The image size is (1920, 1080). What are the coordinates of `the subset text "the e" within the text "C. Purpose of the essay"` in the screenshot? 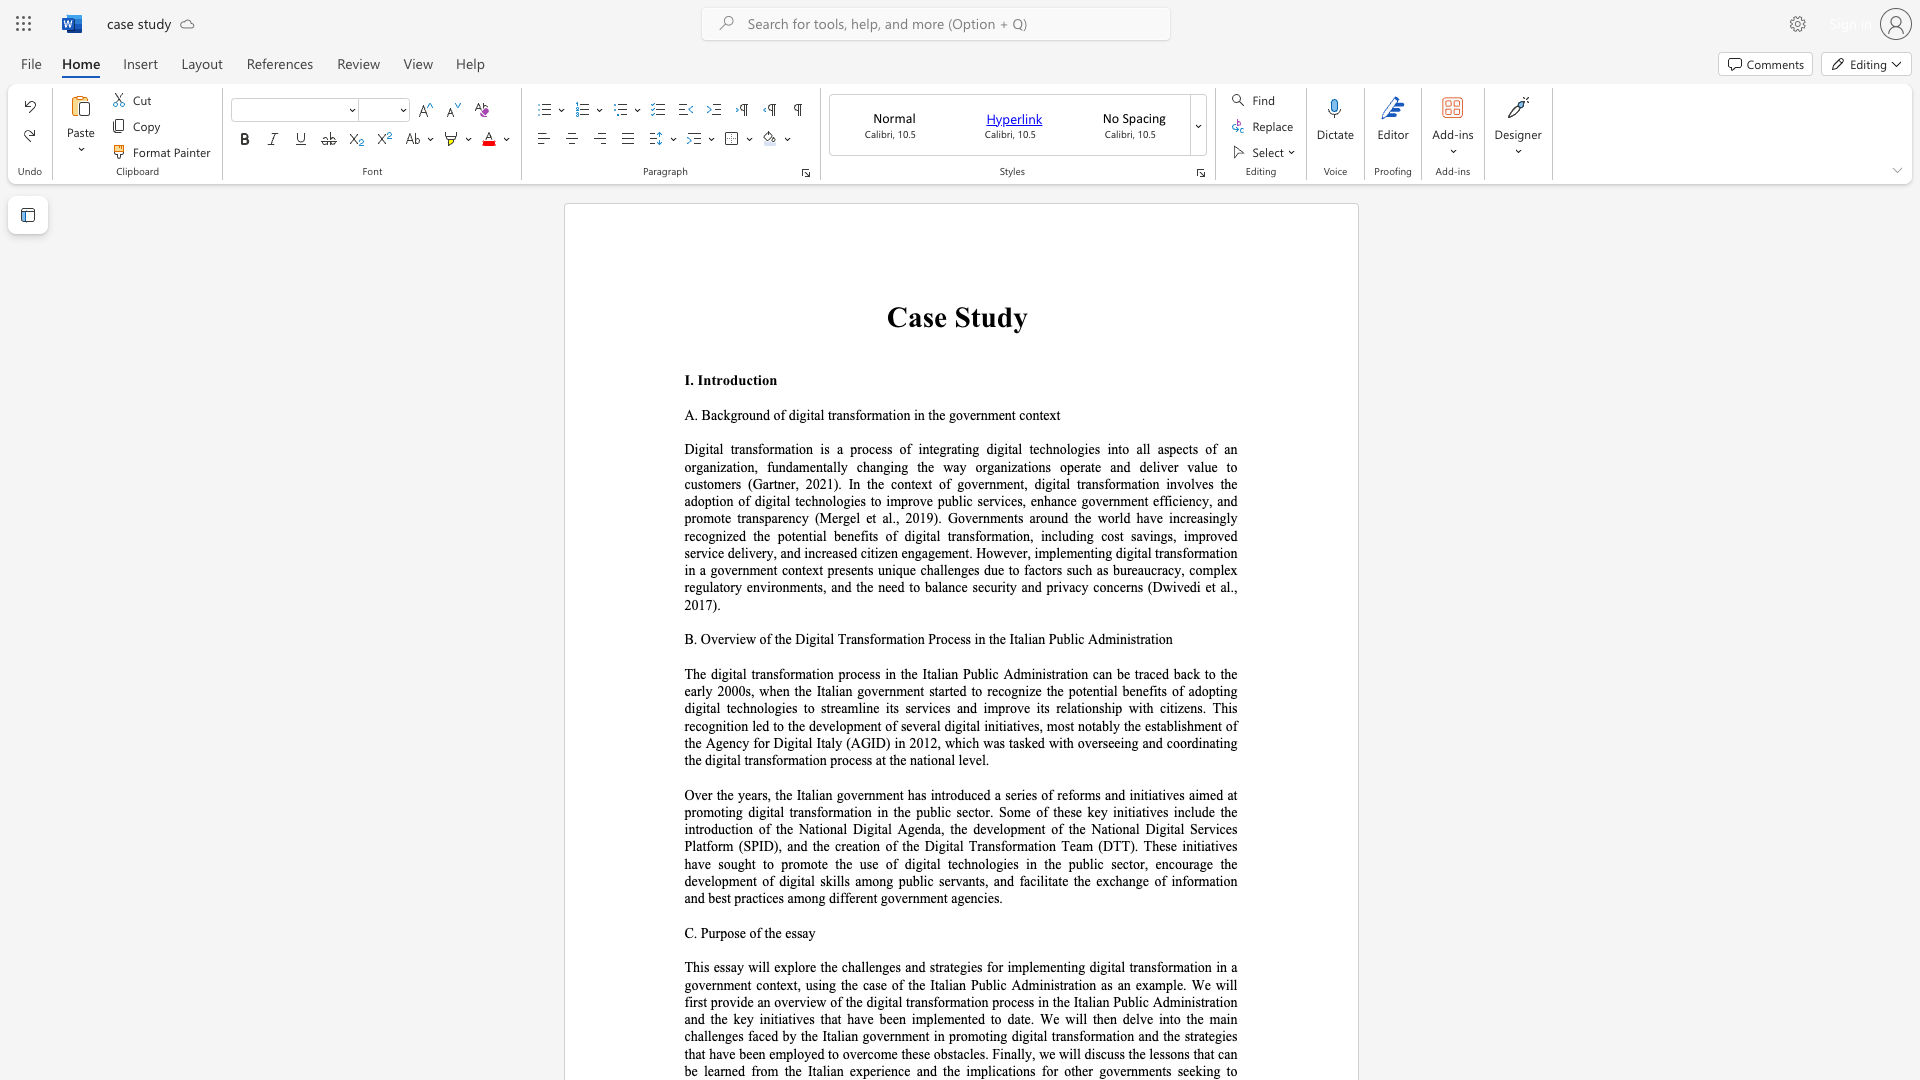 It's located at (763, 933).